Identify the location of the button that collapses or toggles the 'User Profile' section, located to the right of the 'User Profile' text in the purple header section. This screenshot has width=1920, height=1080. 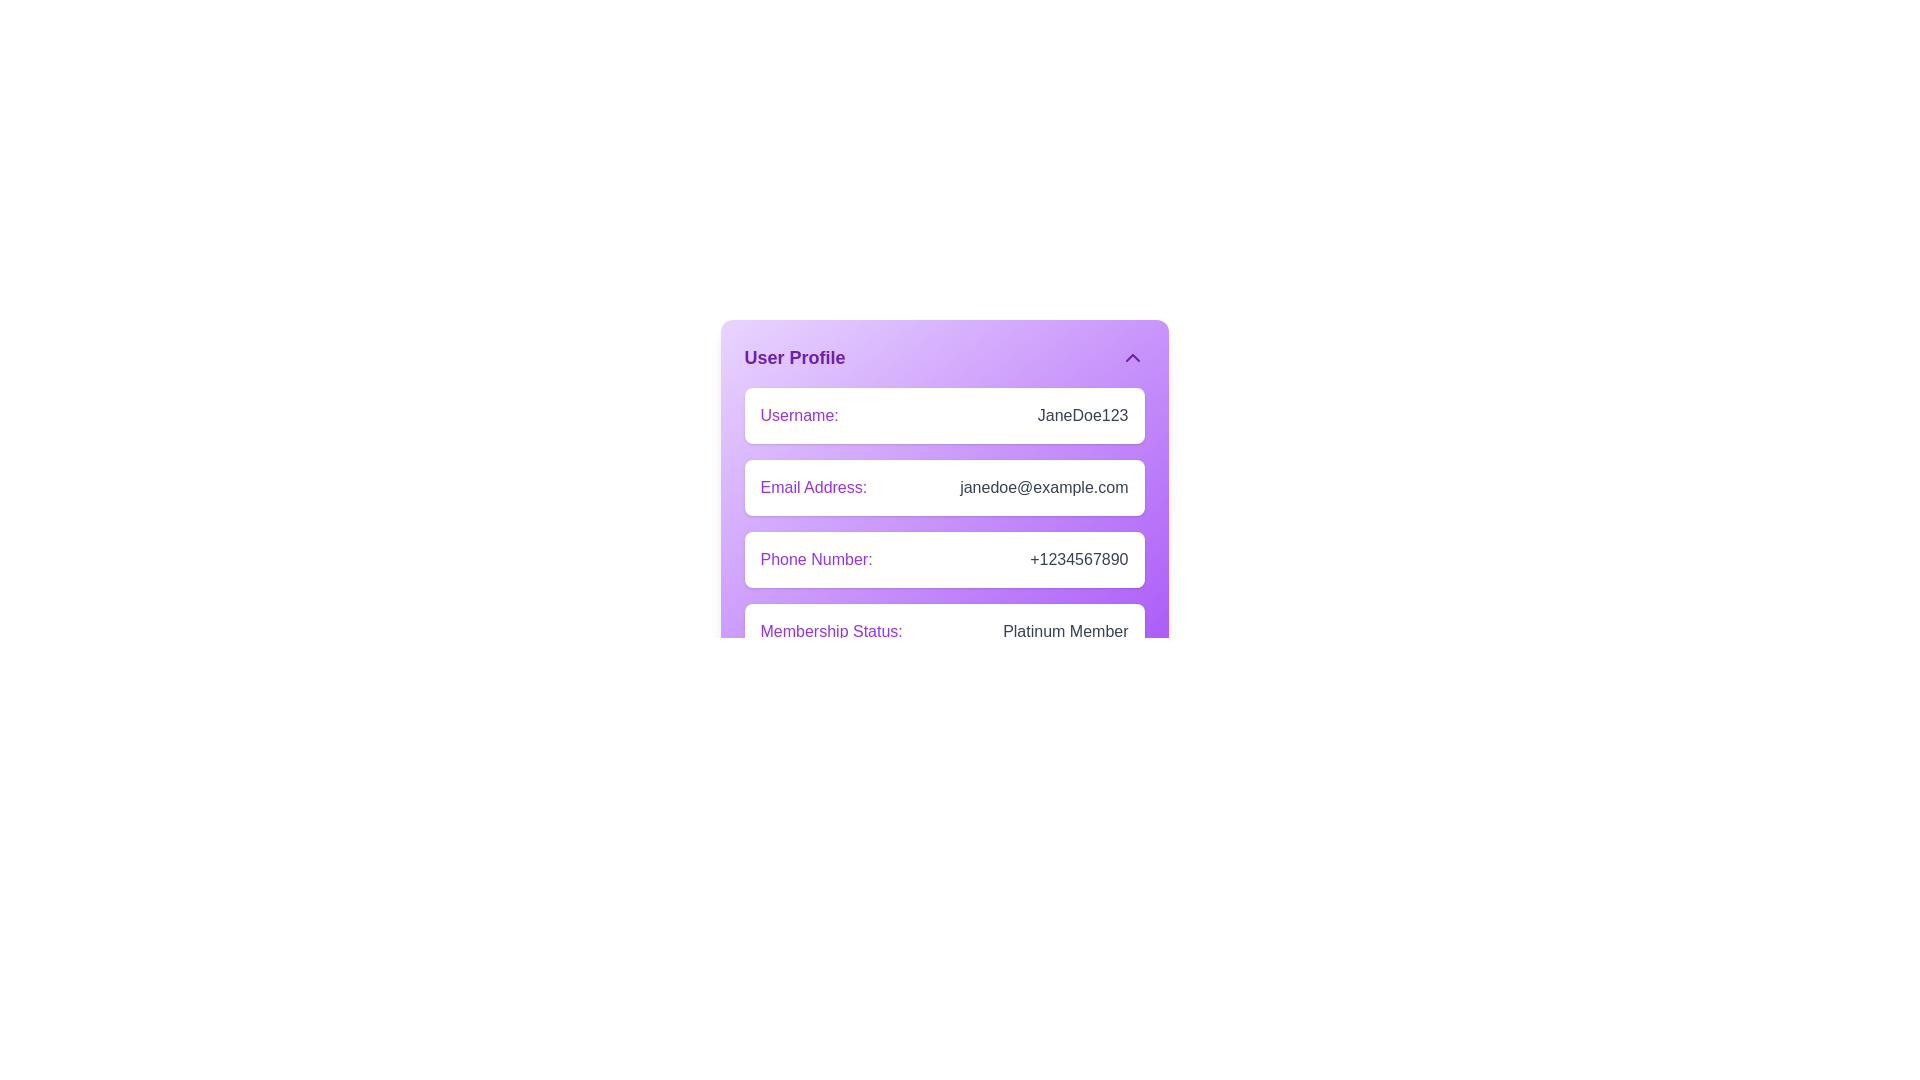
(1132, 357).